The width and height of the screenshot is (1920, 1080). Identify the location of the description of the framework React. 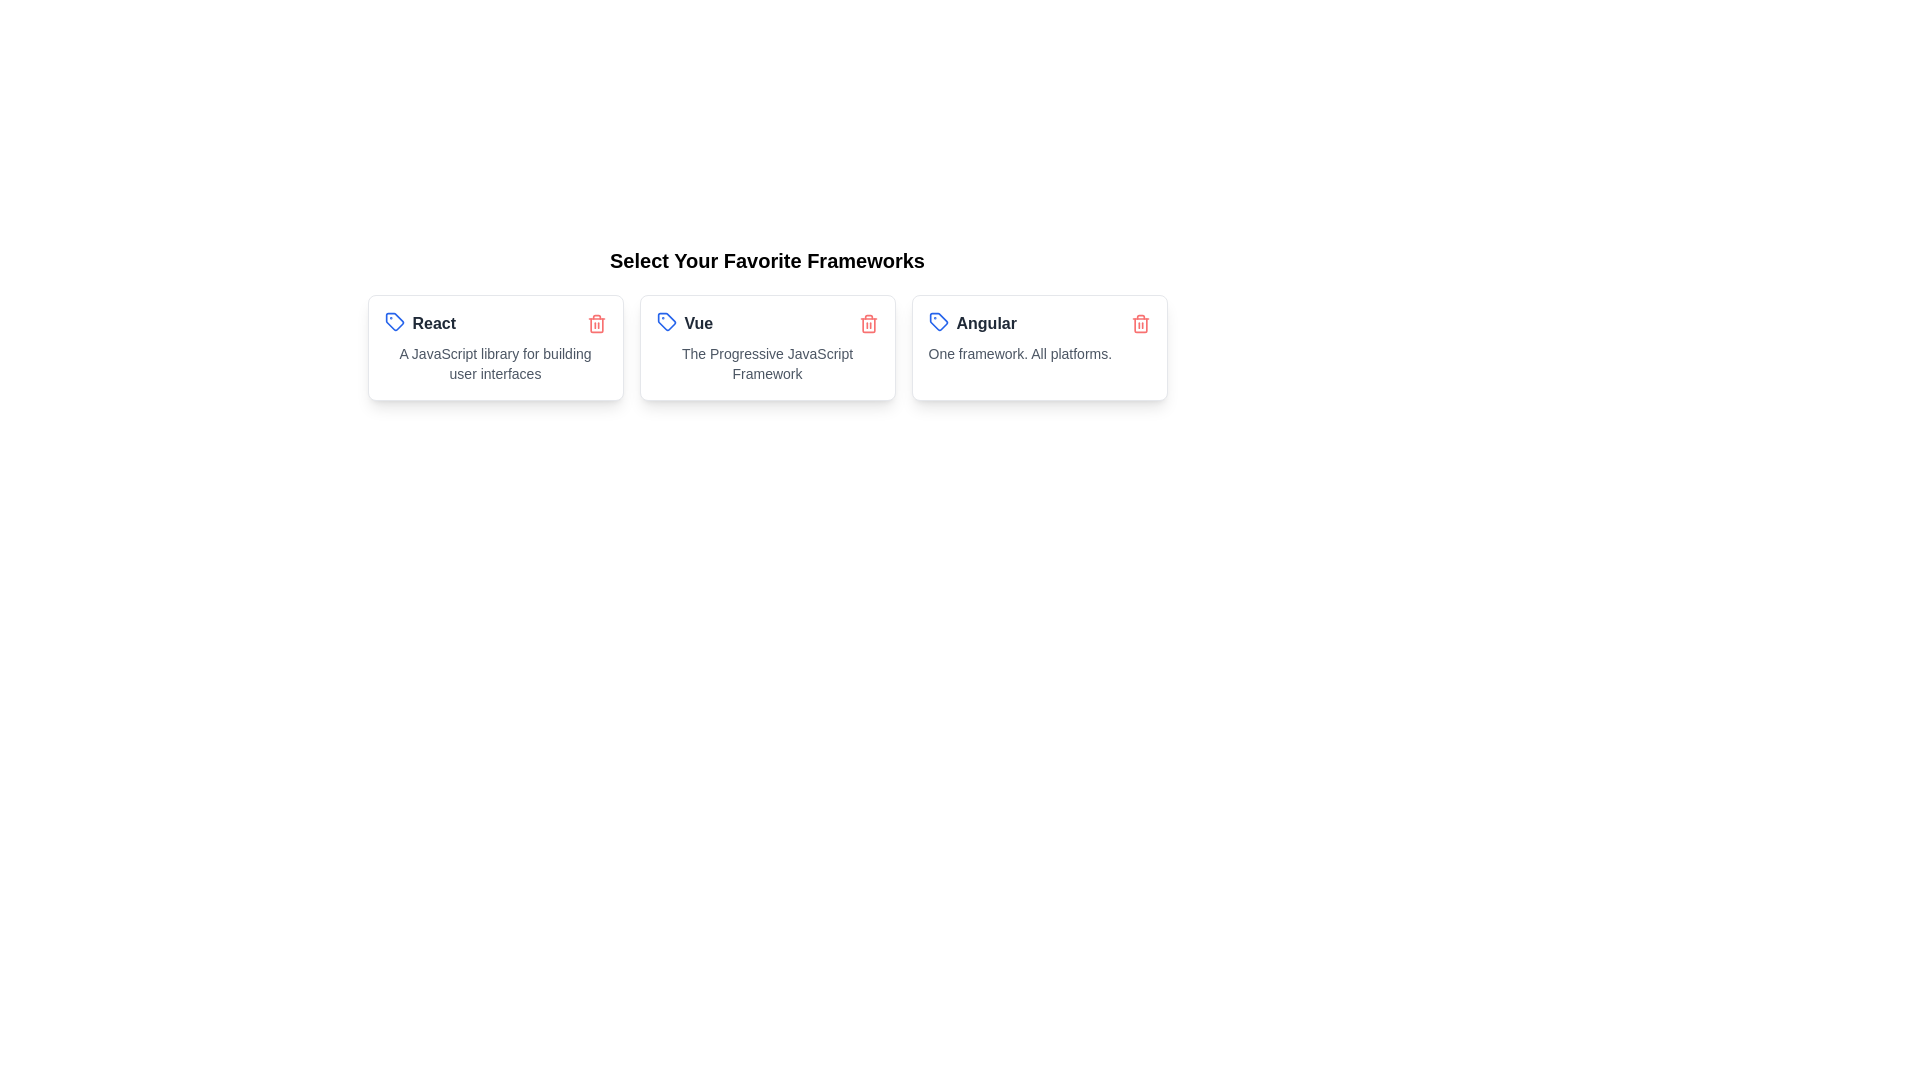
(495, 363).